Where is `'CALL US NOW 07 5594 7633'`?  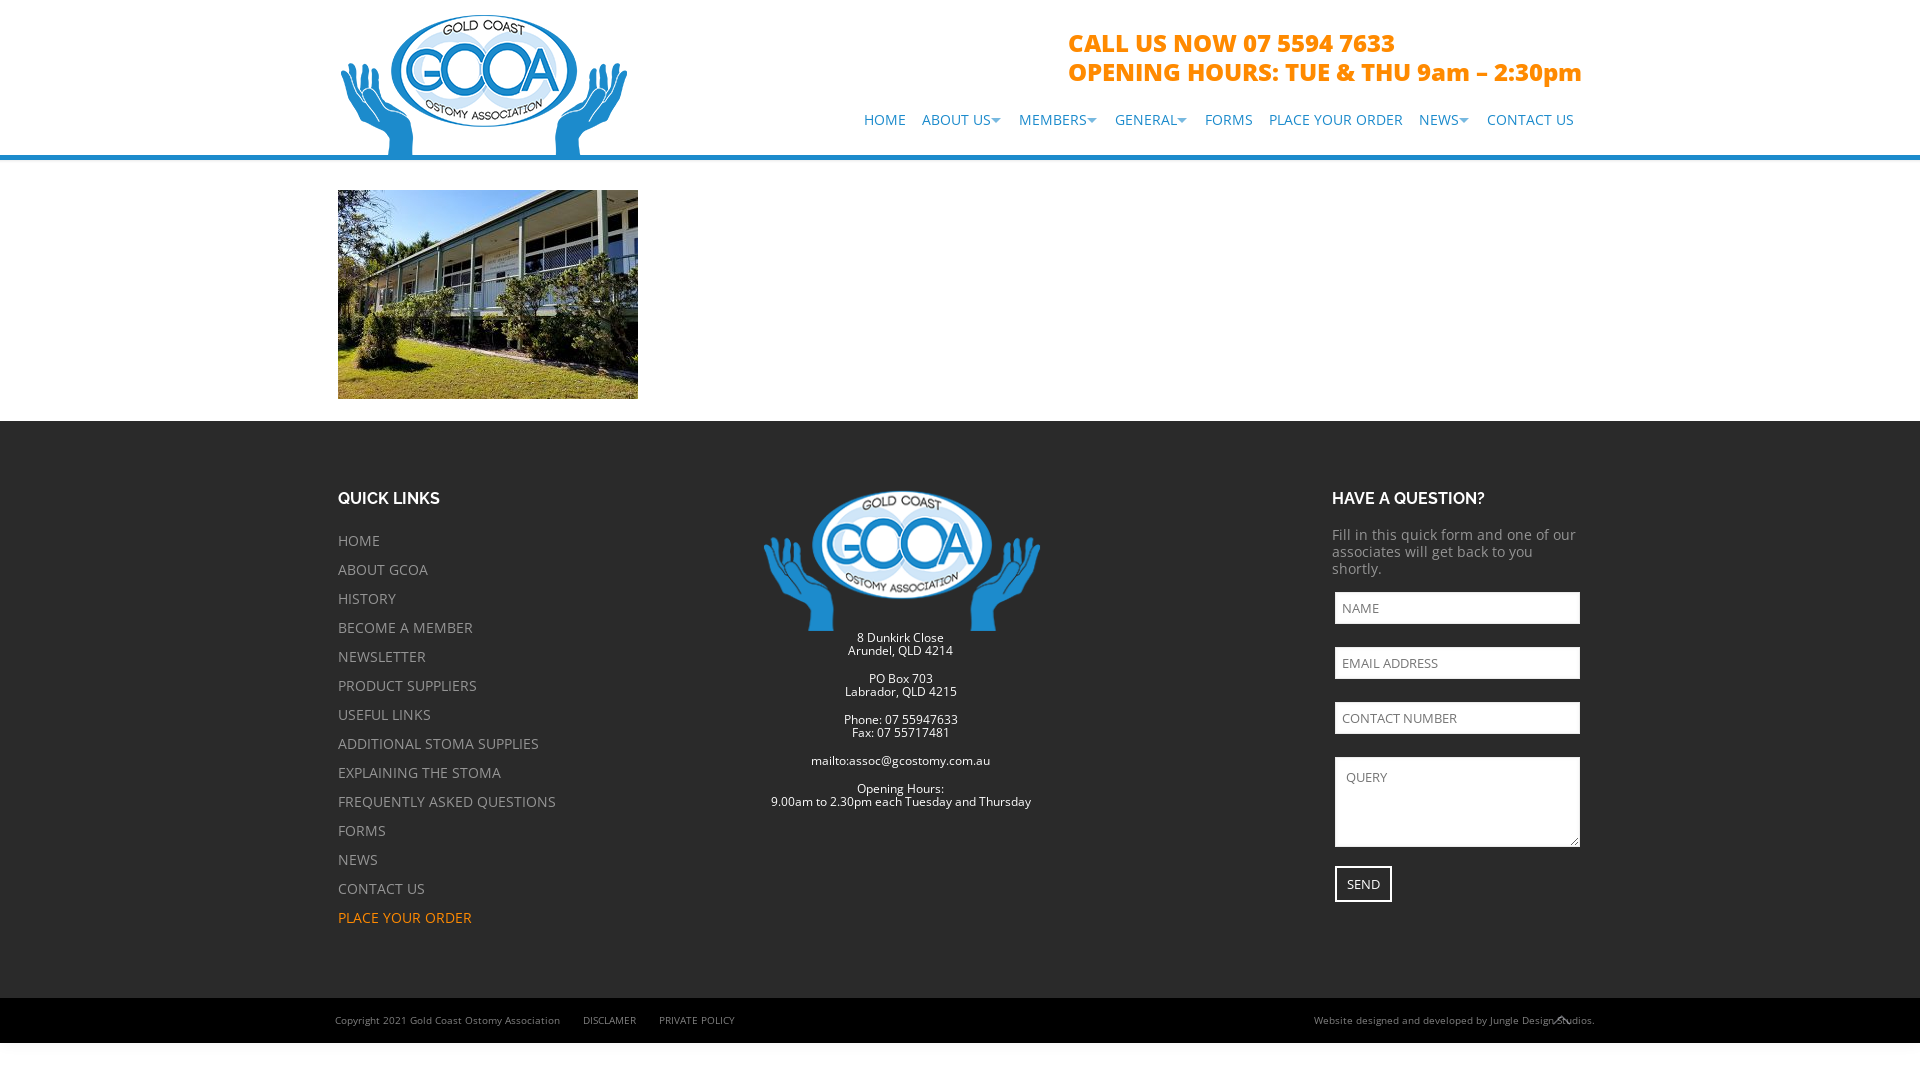 'CALL US NOW 07 5594 7633' is located at coordinates (1230, 42).